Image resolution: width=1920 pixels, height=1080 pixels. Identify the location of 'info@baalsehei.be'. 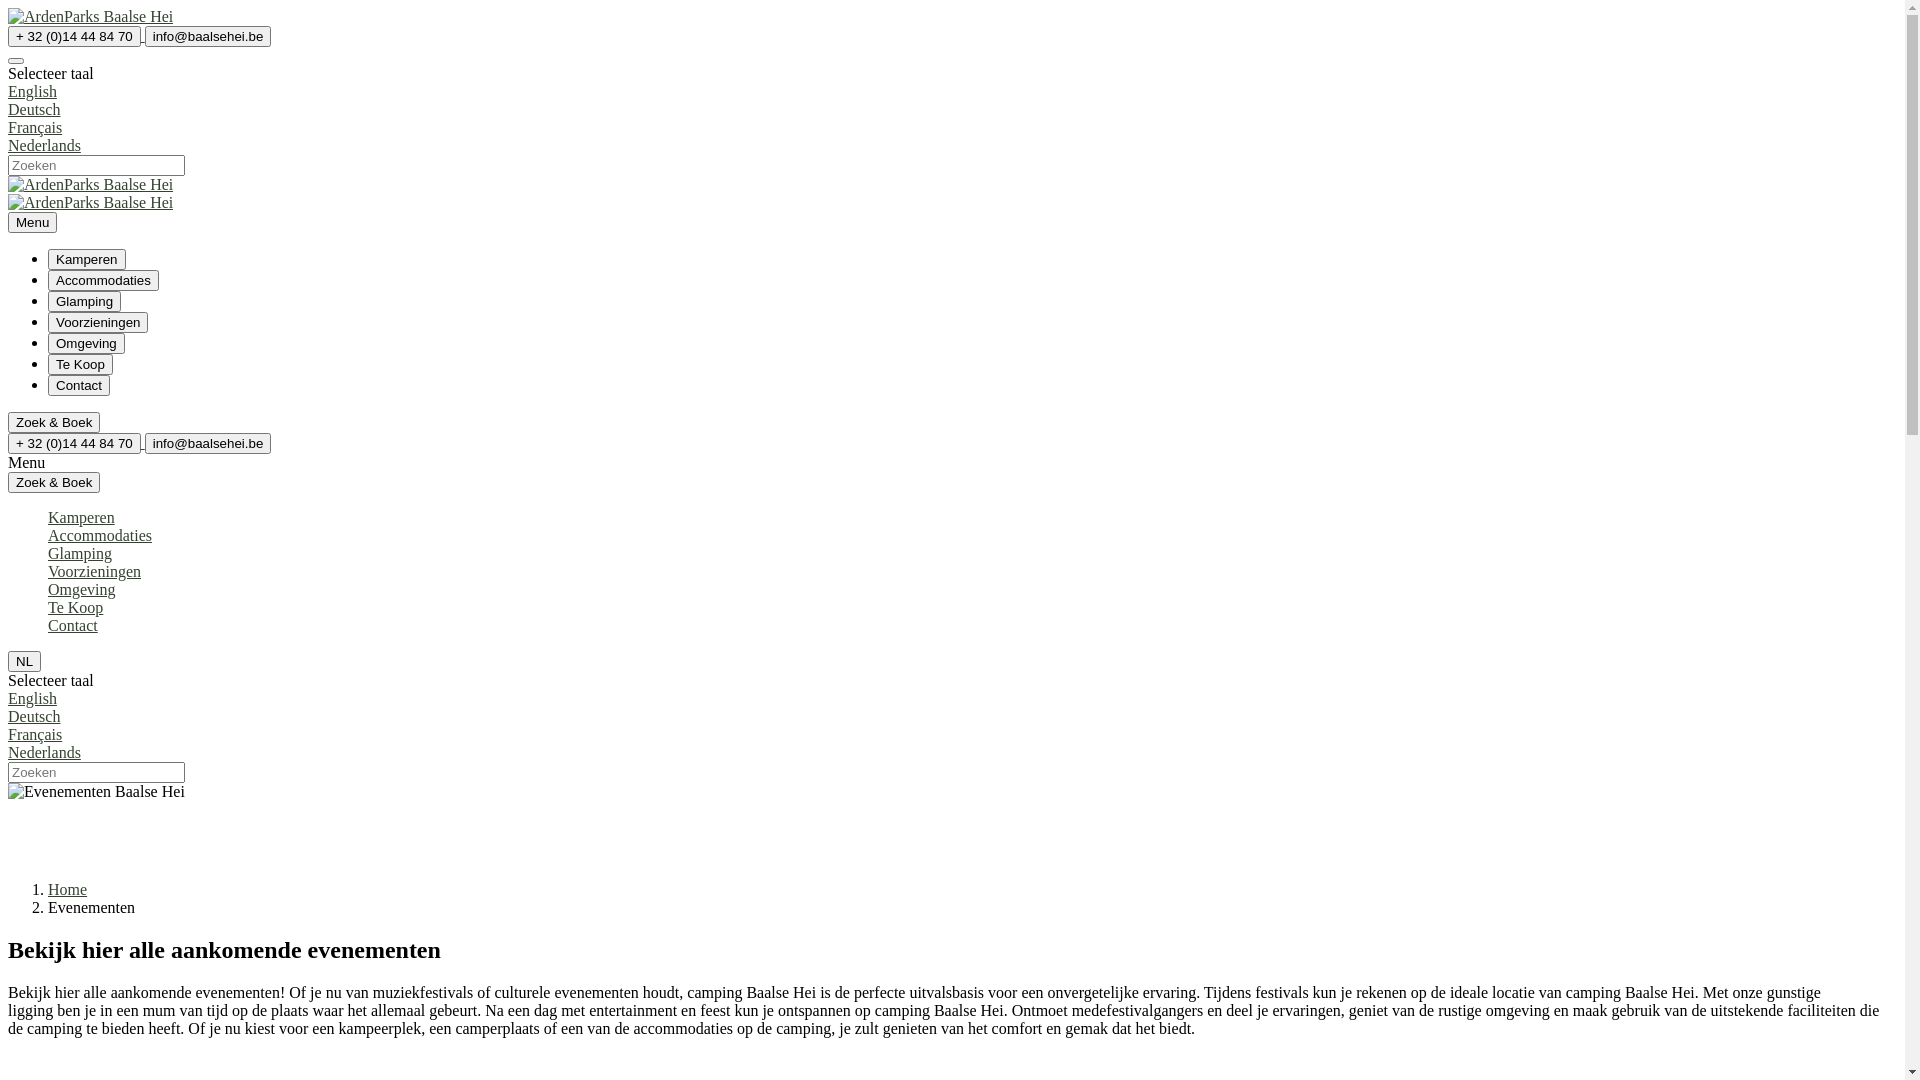
(208, 442).